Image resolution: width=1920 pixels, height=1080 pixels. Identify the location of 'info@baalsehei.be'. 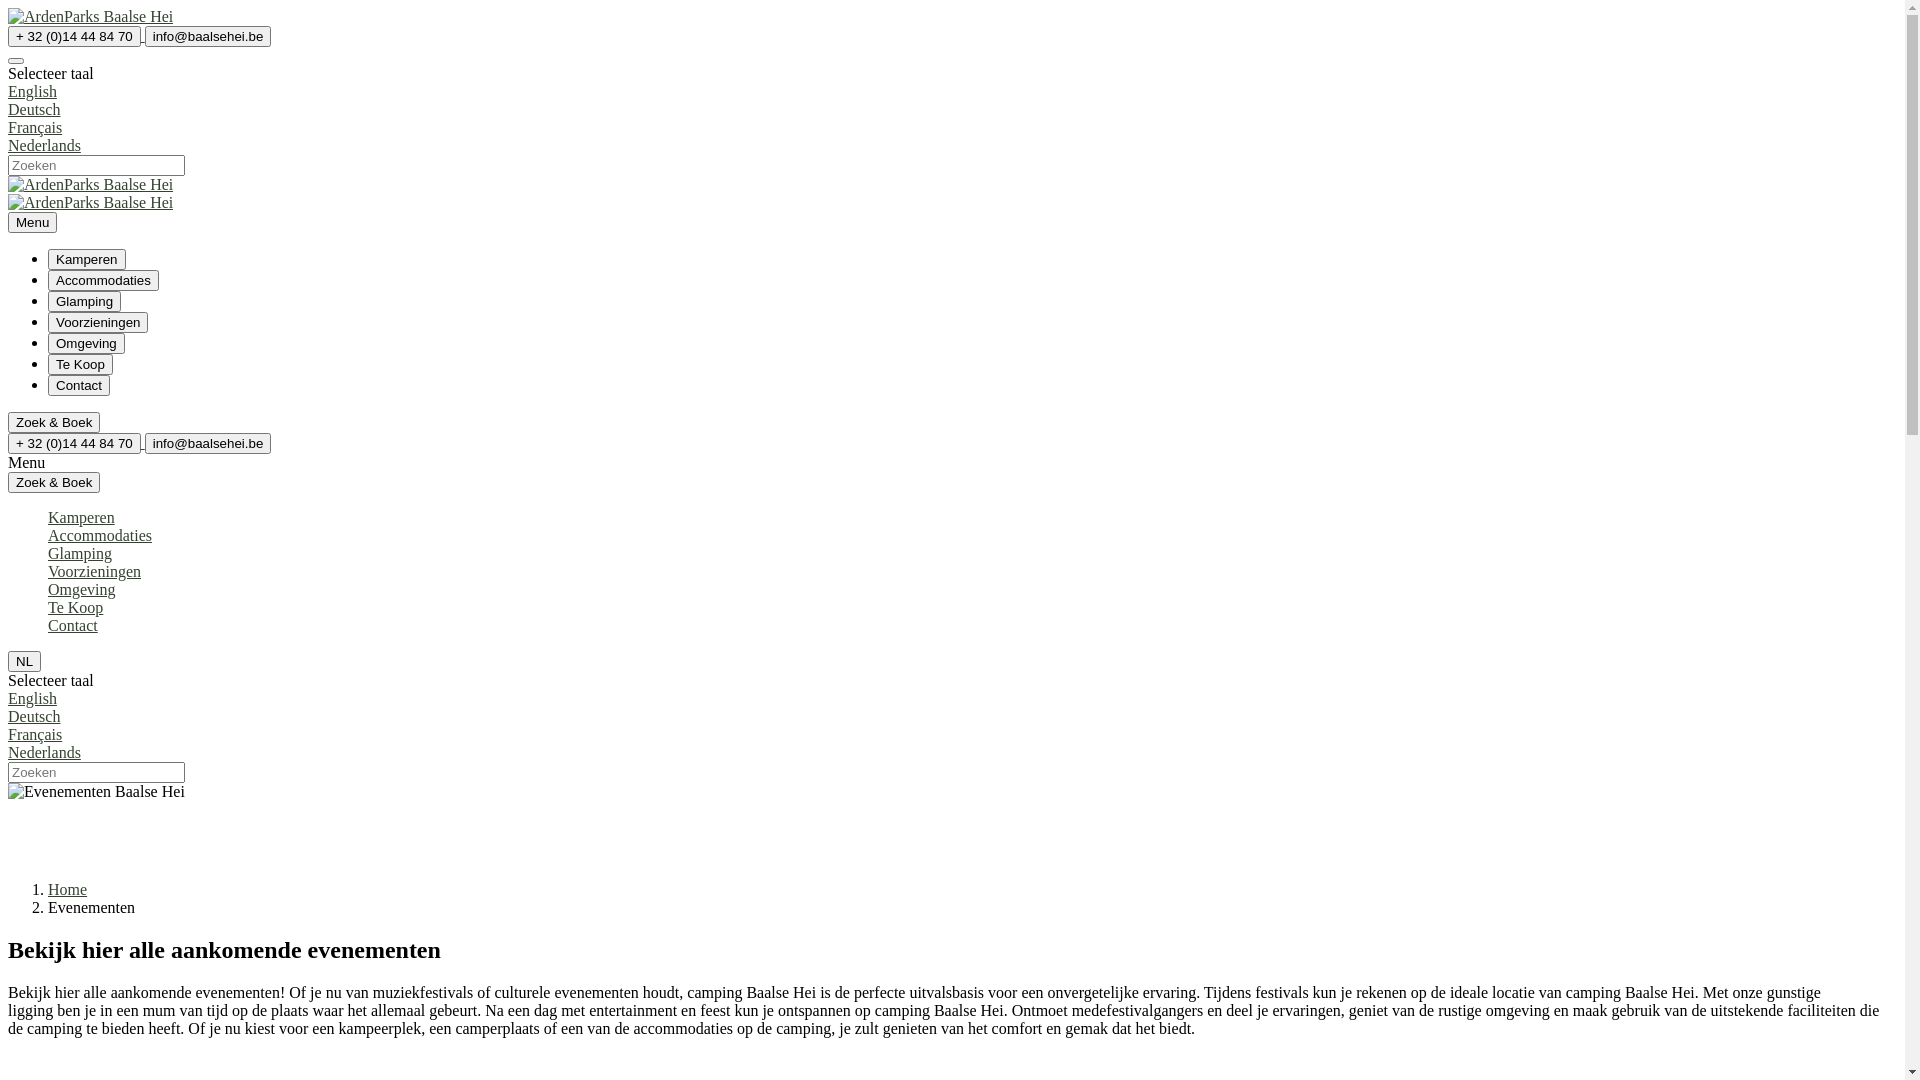
(208, 442).